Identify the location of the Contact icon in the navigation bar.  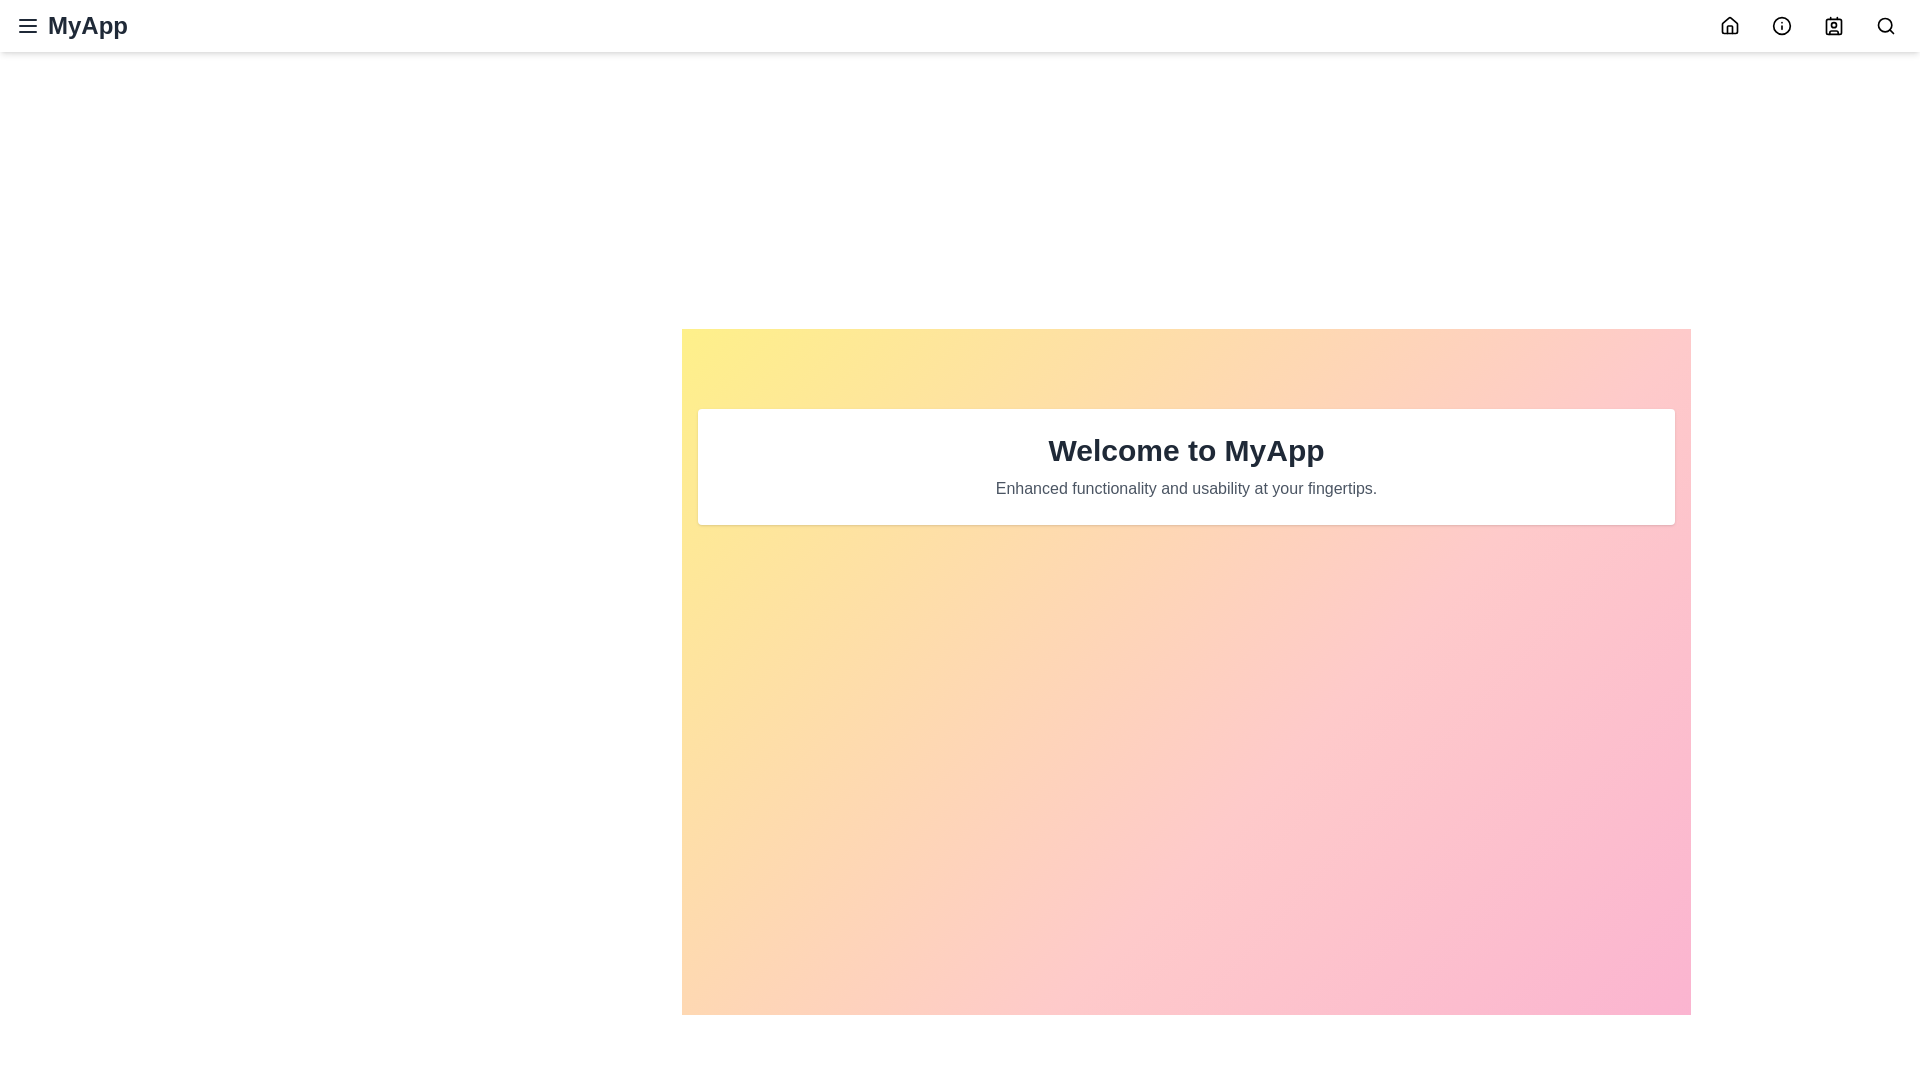
(1833, 26).